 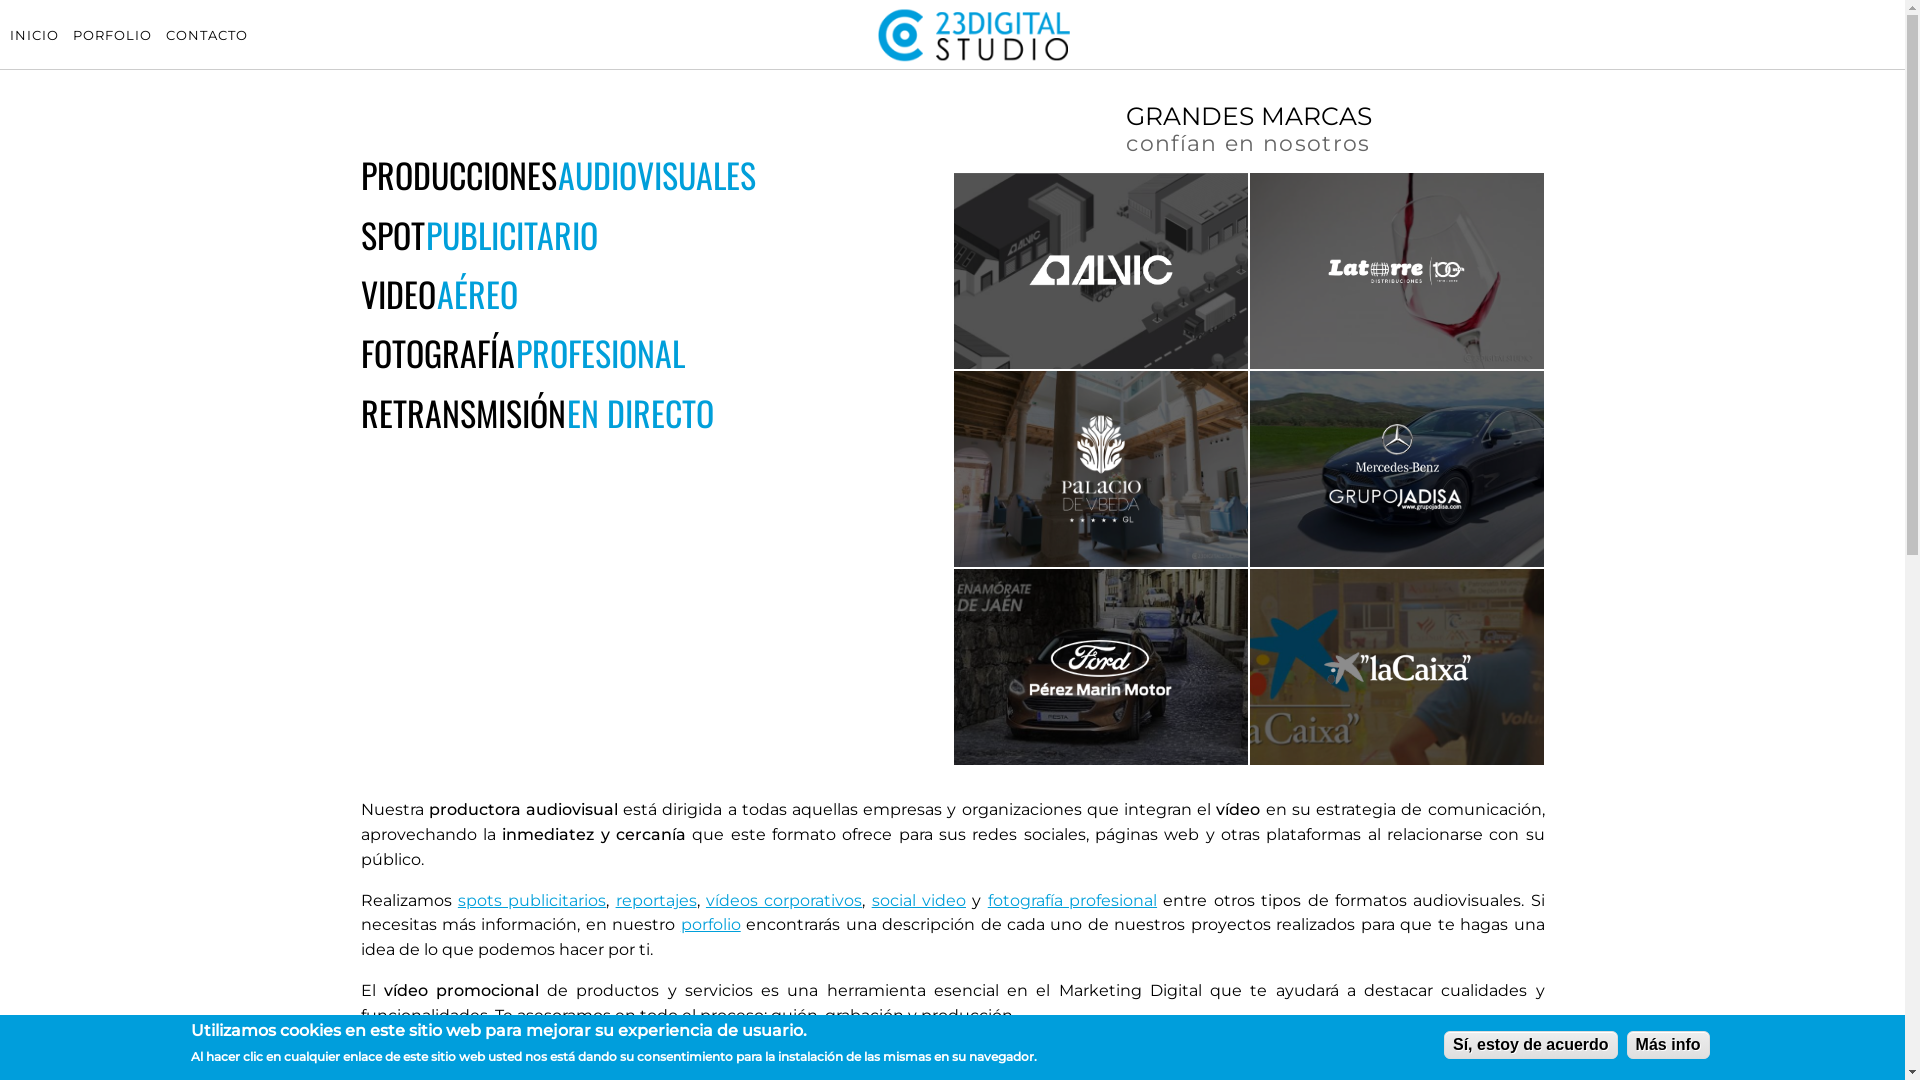 I want to click on 'PRODUCCIONES AUDIOVISUALES', so click(x=557, y=173).